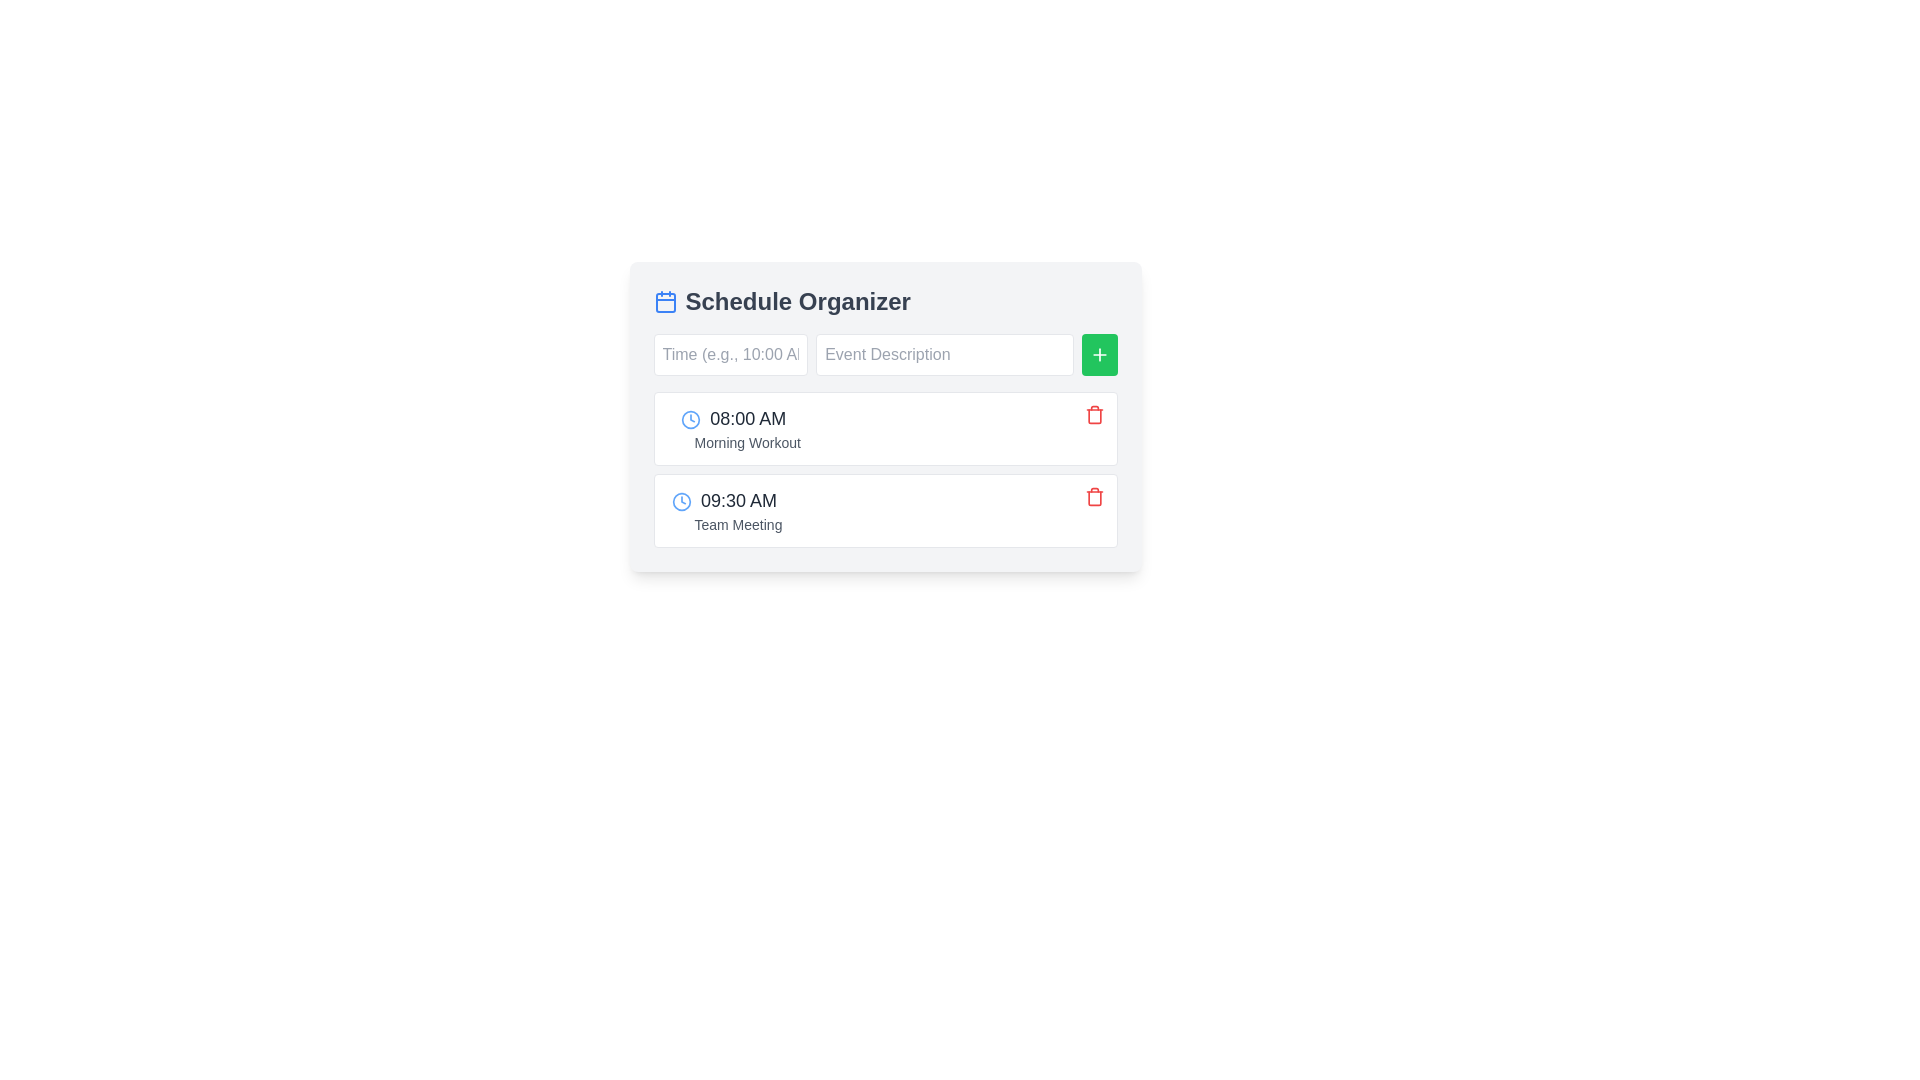  What do you see at coordinates (1093, 414) in the screenshot?
I see `the delete icon button for the '08:00 AM Morning Workout' event in the schedule organizer` at bounding box center [1093, 414].